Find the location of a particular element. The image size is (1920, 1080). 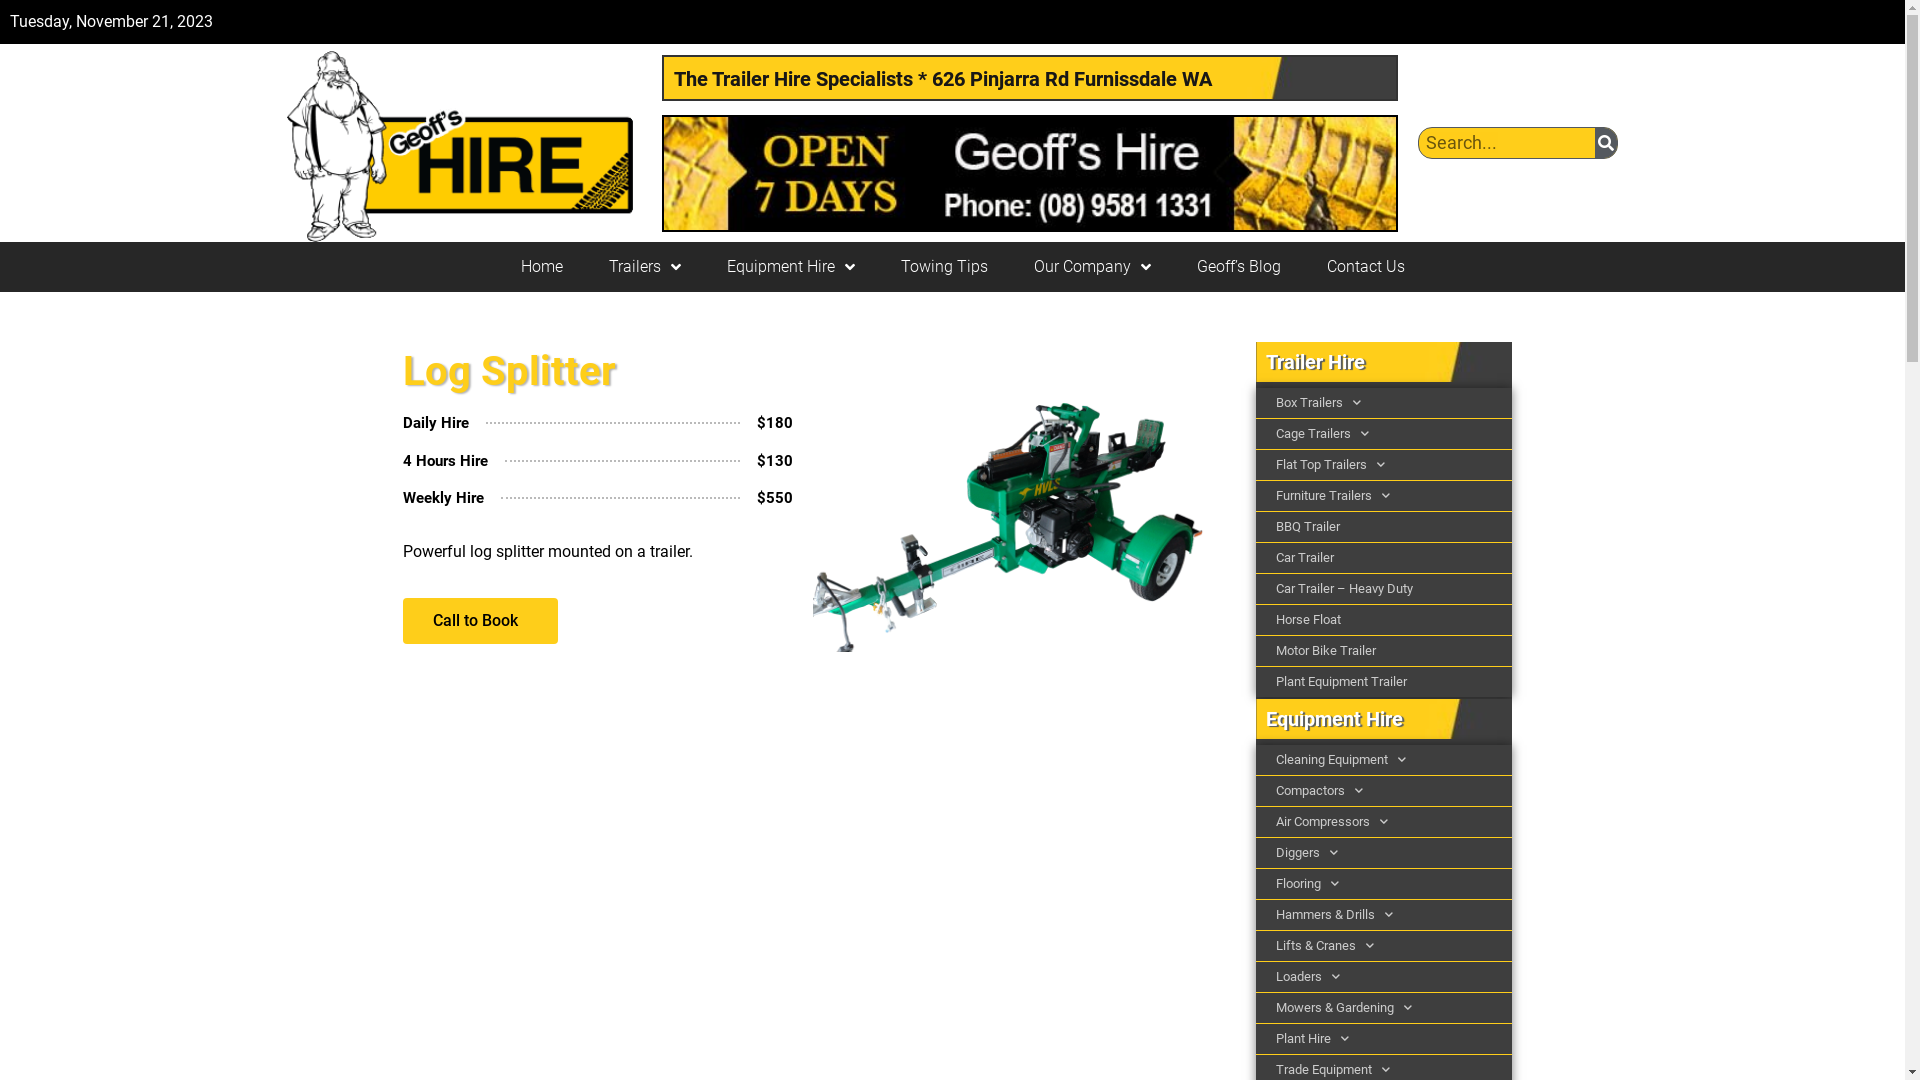

'Trailers' is located at coordinates (643, 265).